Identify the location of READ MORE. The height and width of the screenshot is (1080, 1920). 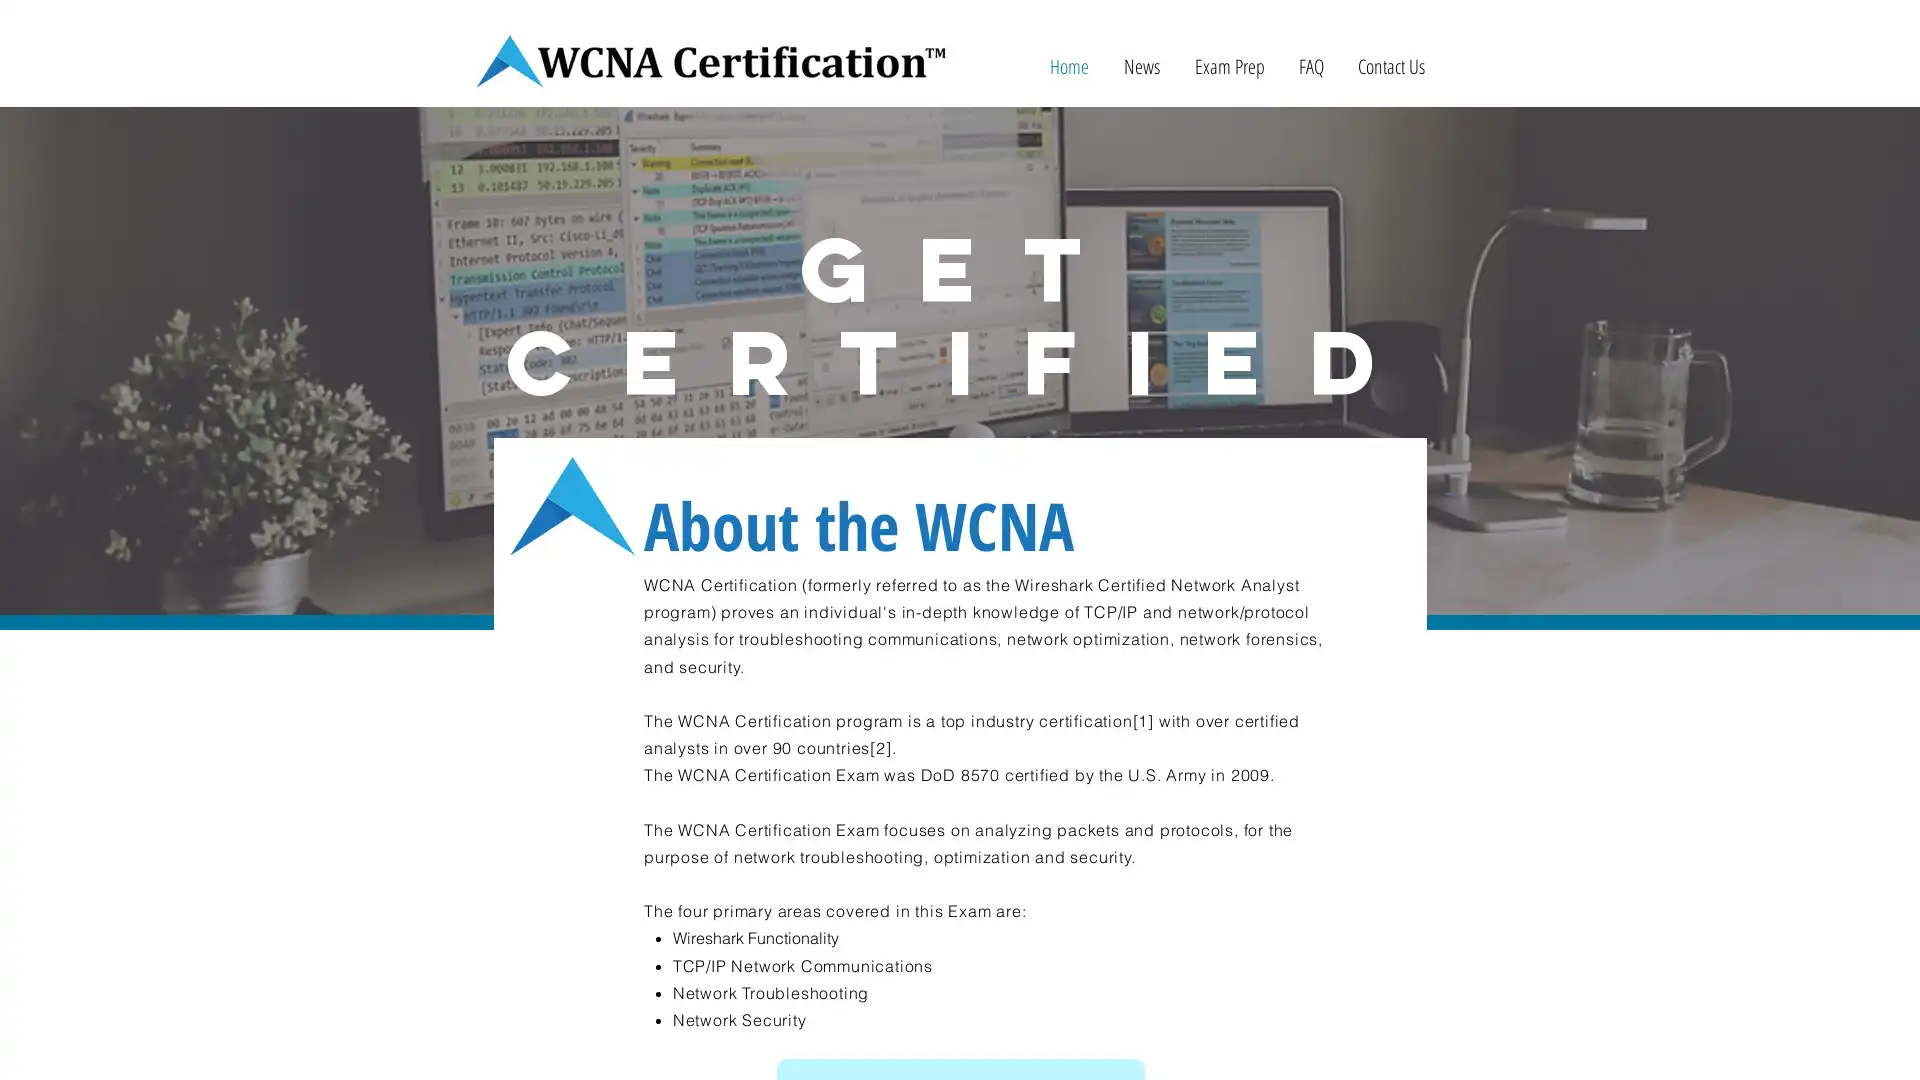
(960, 579).